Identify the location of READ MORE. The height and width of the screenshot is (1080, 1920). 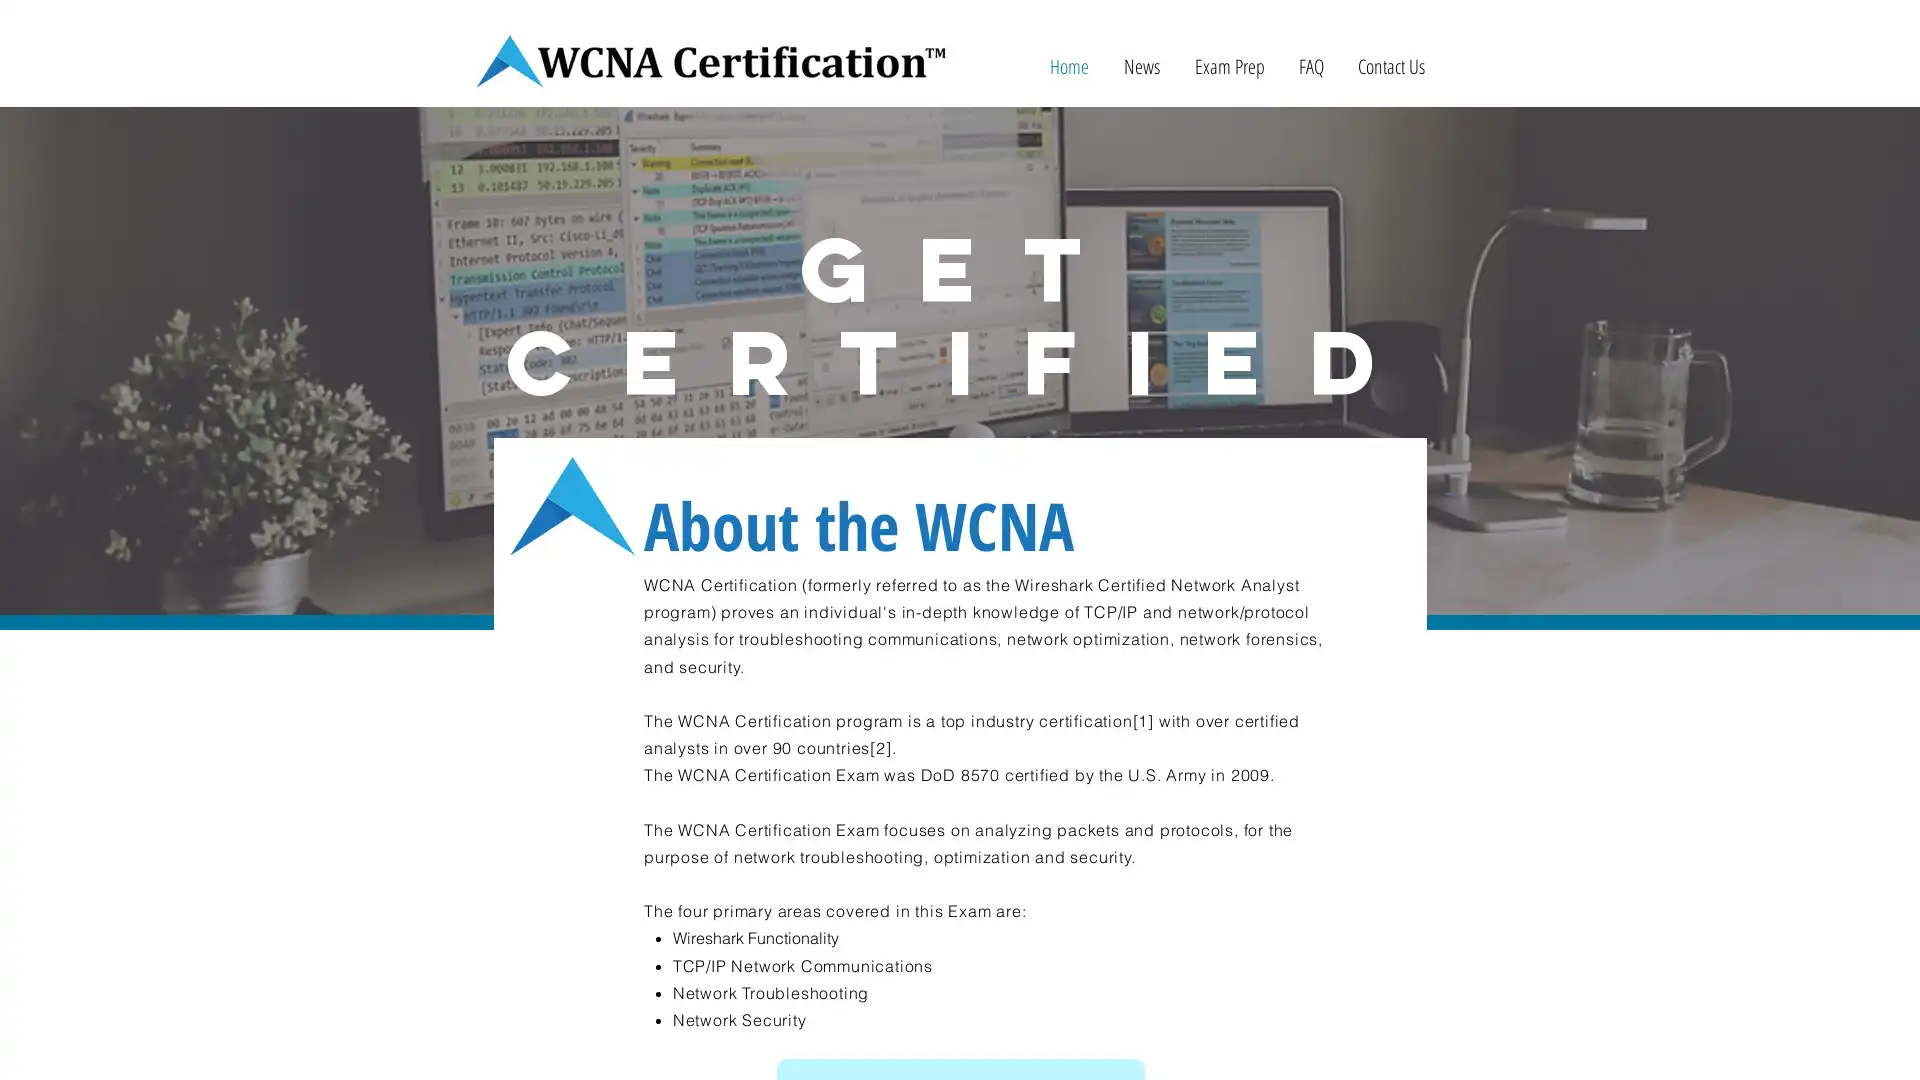
(960, 579).